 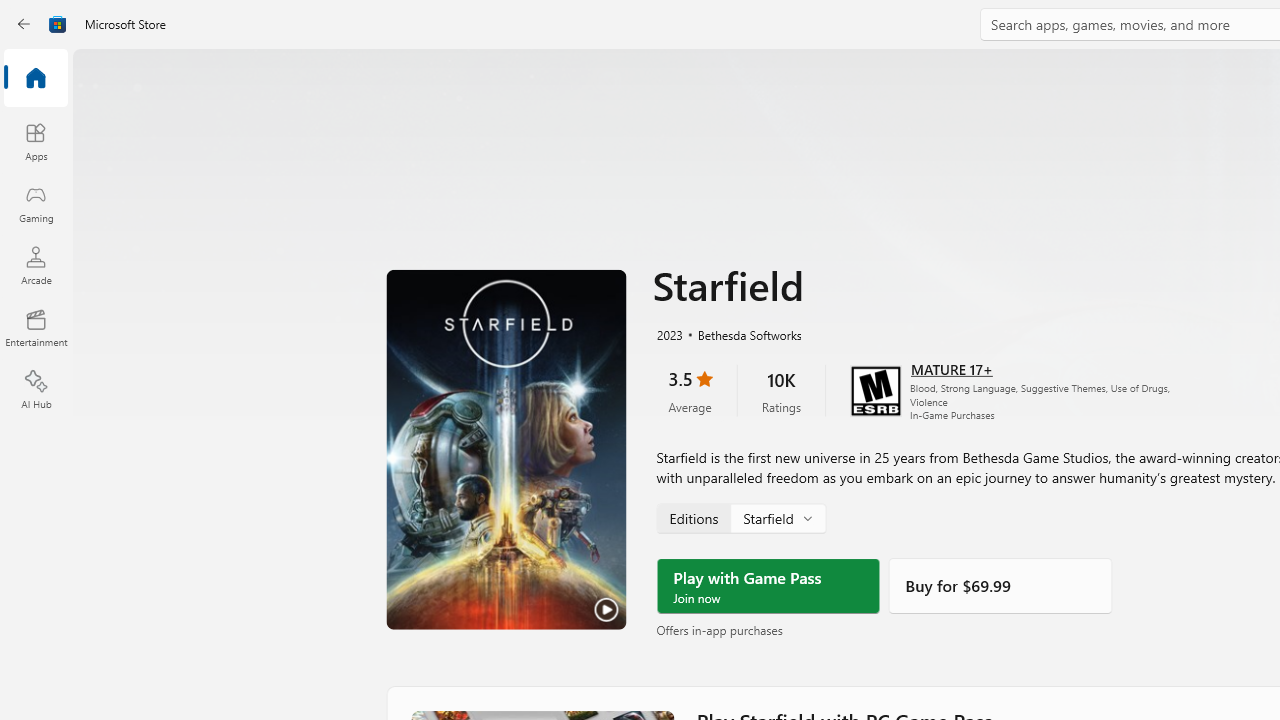 I want to click on 'Home', so click(x=35, y=78).